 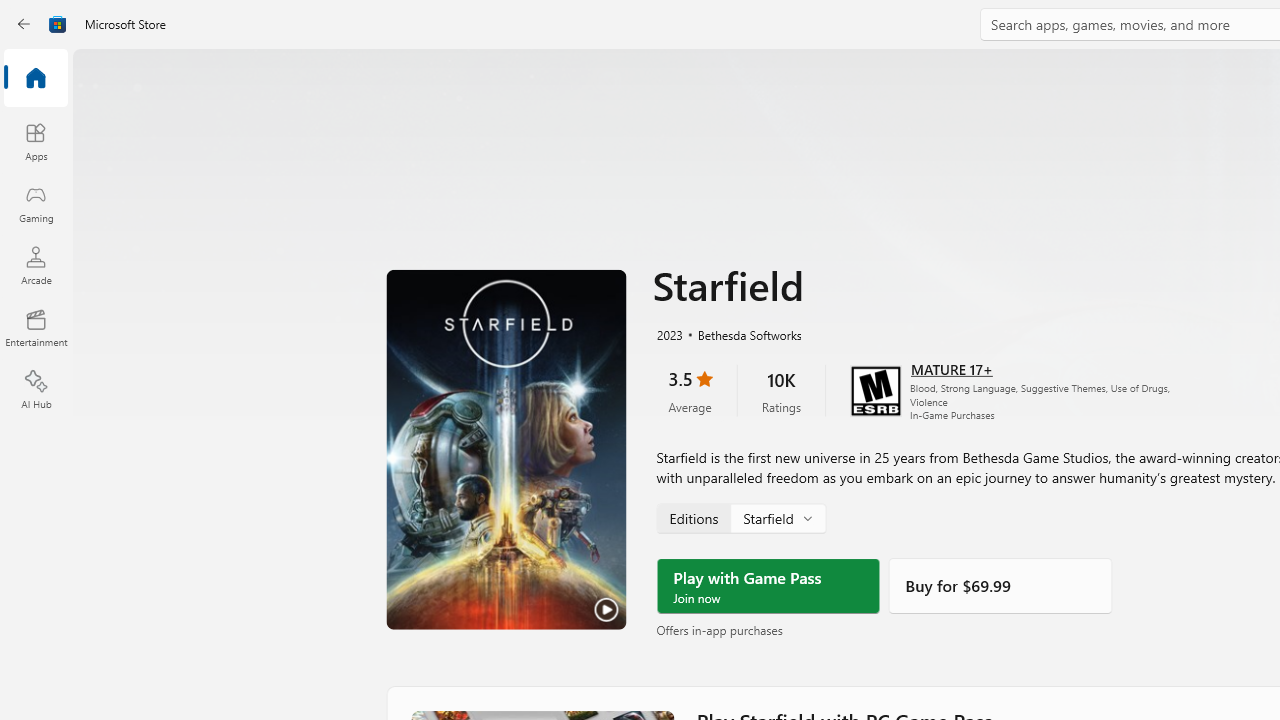 I want to click on 'Home', so click(x=35, y=78).